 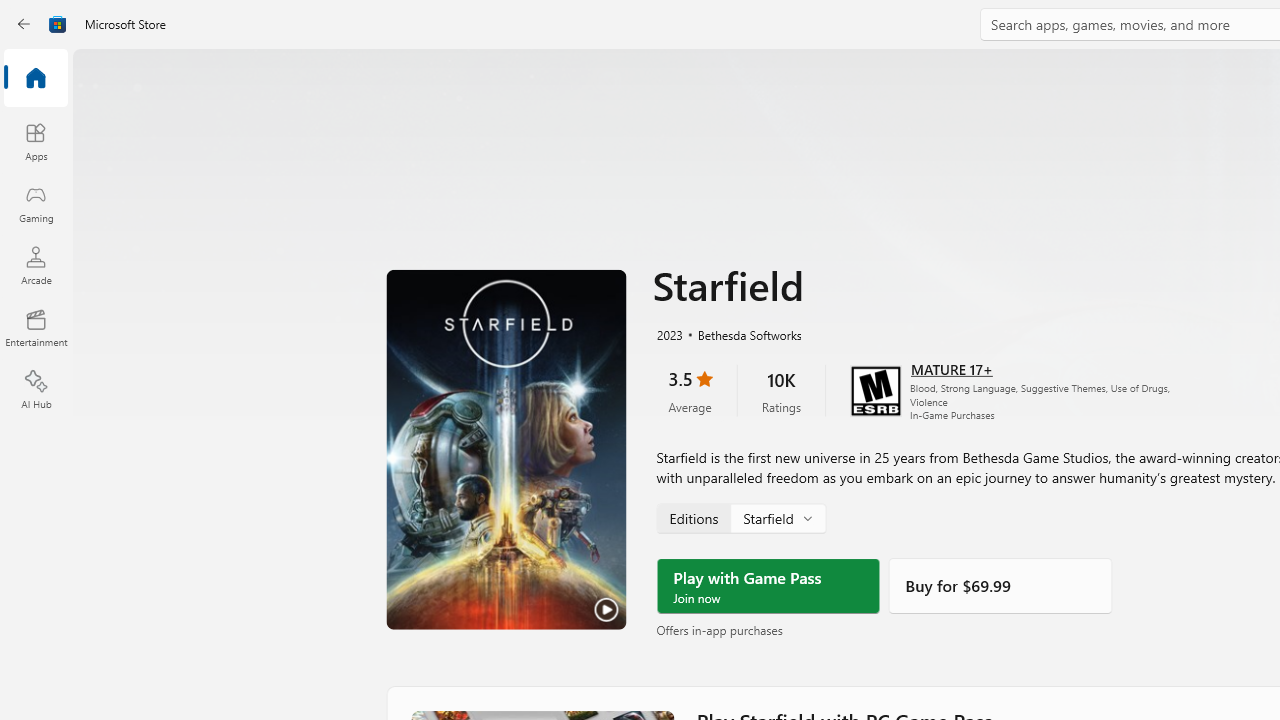 I want to click on 'Home', so click(x=35, y=78).